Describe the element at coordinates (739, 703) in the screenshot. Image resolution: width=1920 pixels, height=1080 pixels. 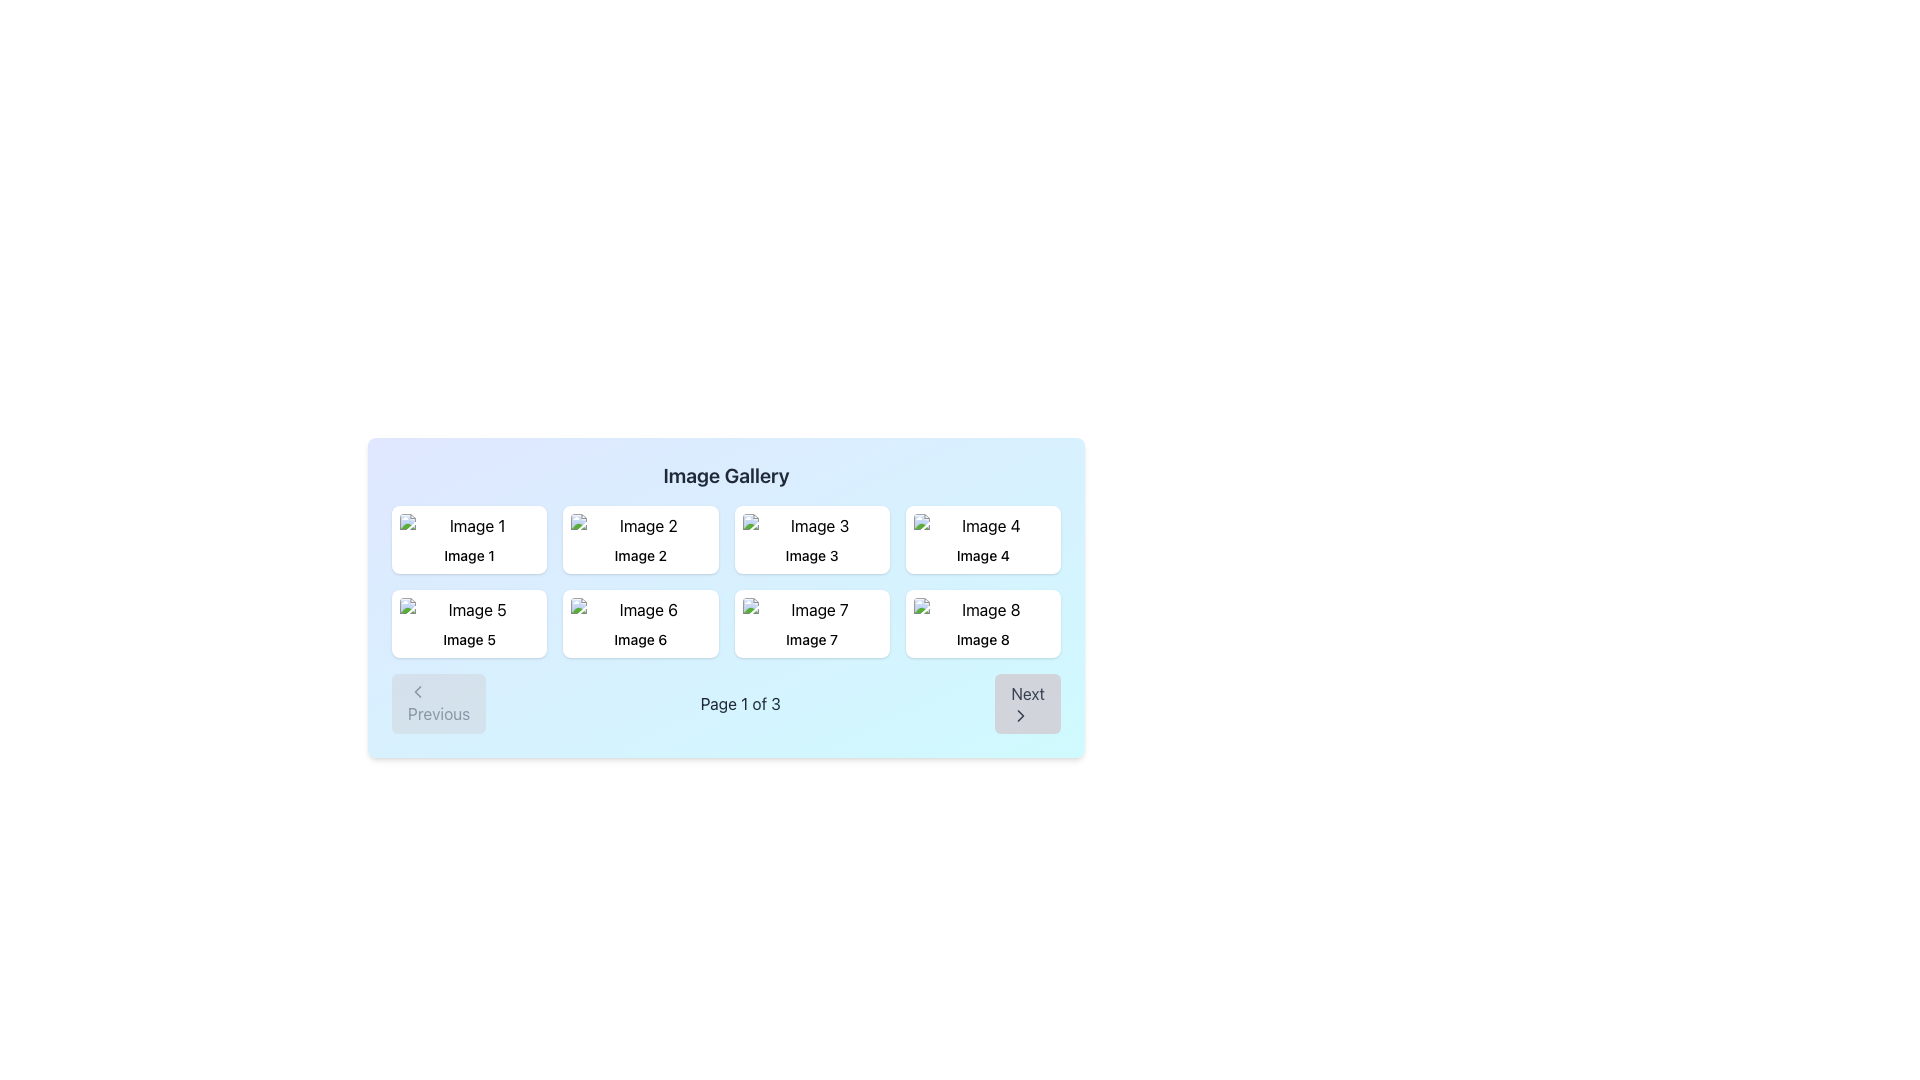
I see `the static text label displaying 'Page 1 of 3', which is centrally positioned between the 'Previous' and 'Next' buttons` at that location.